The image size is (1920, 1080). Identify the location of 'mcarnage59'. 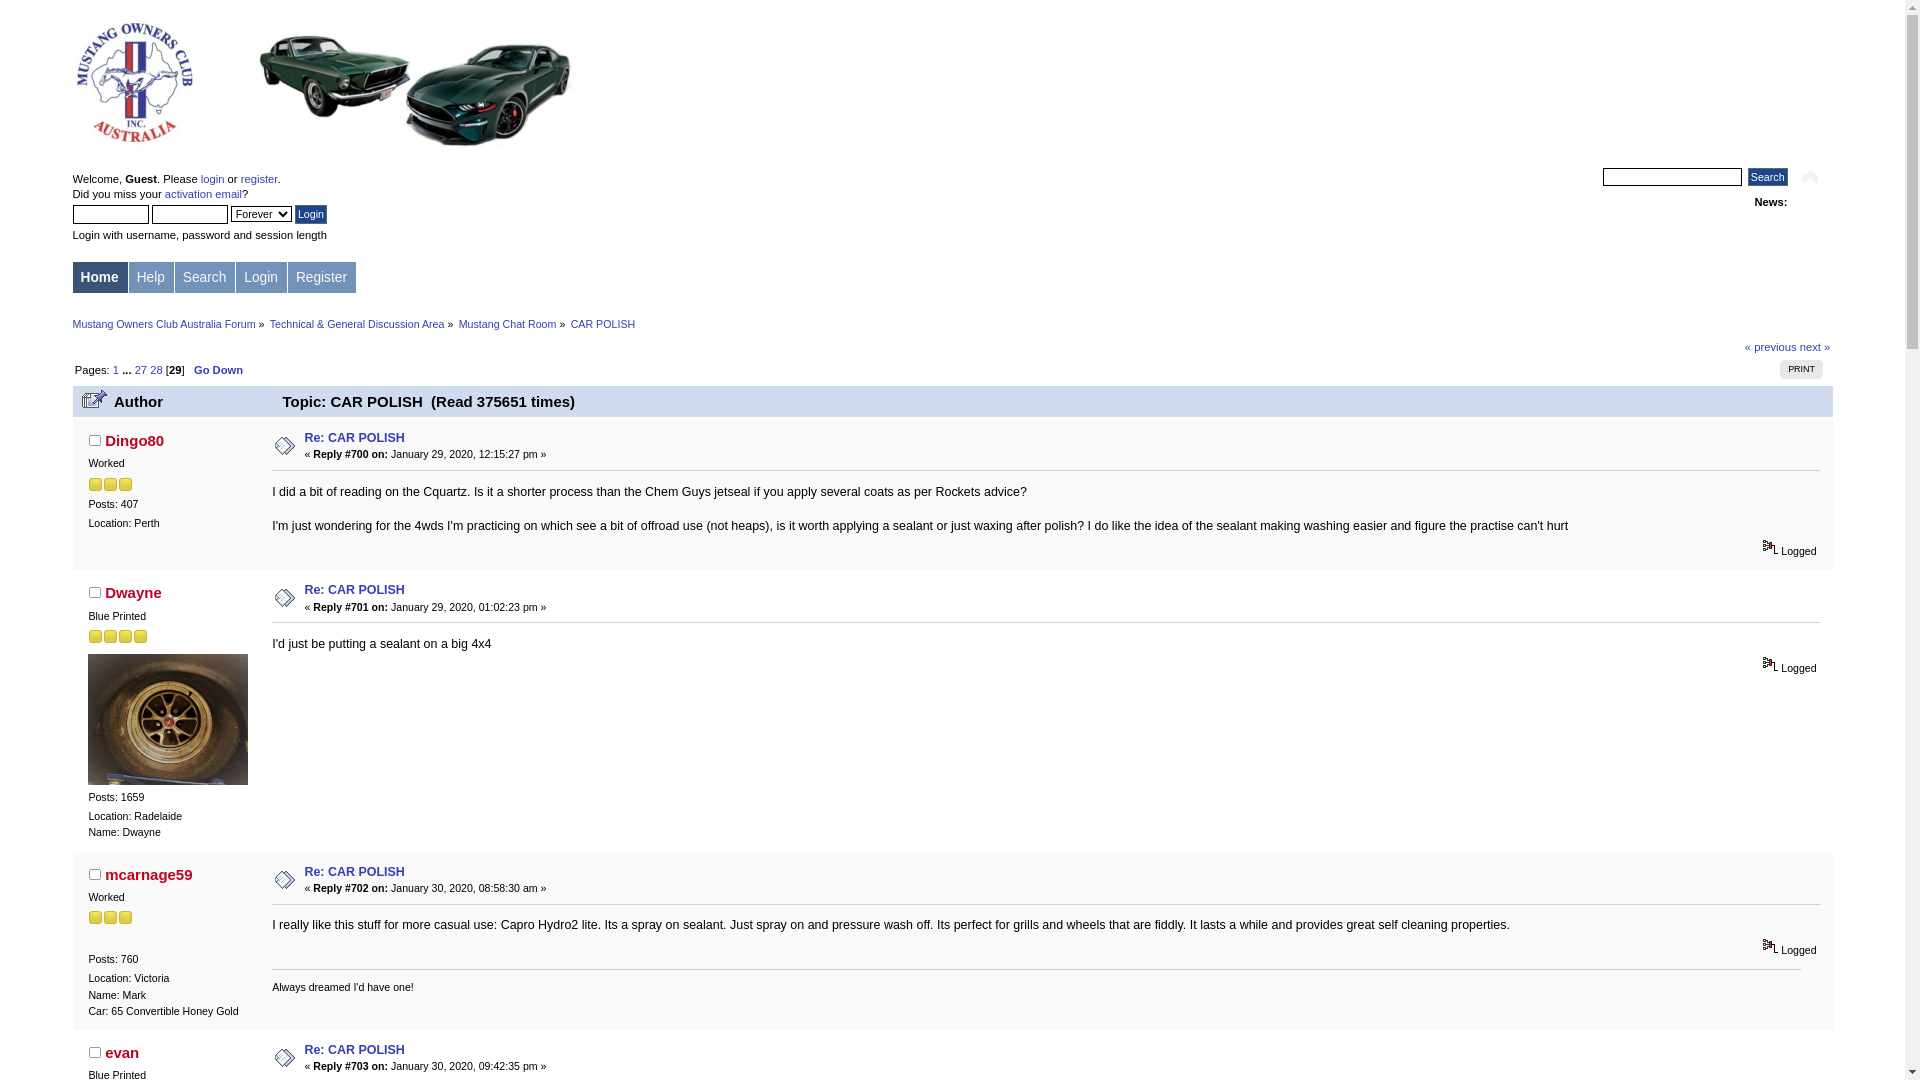
(147, 873).